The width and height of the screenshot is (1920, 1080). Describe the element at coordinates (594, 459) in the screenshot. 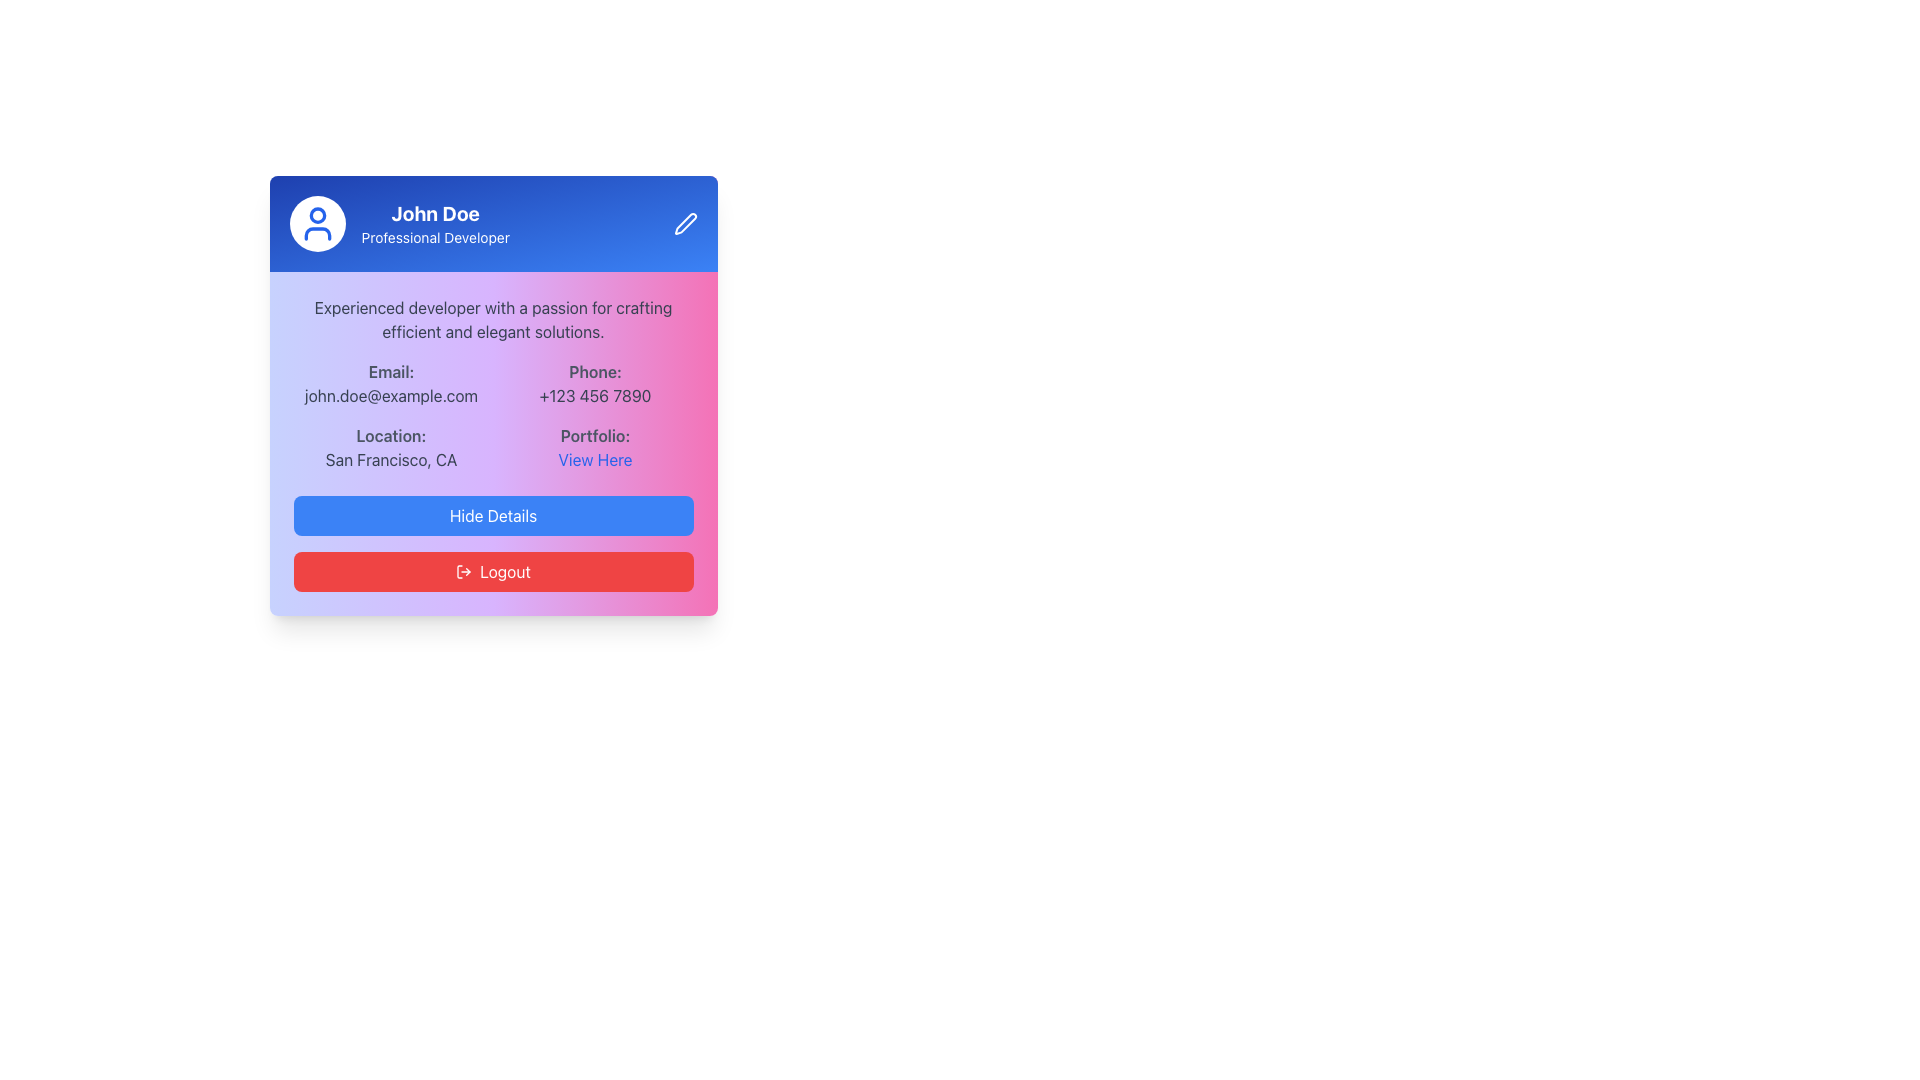

I see `the 'View Here' text link adjacent to the 'Portfolio:' label` at that location.